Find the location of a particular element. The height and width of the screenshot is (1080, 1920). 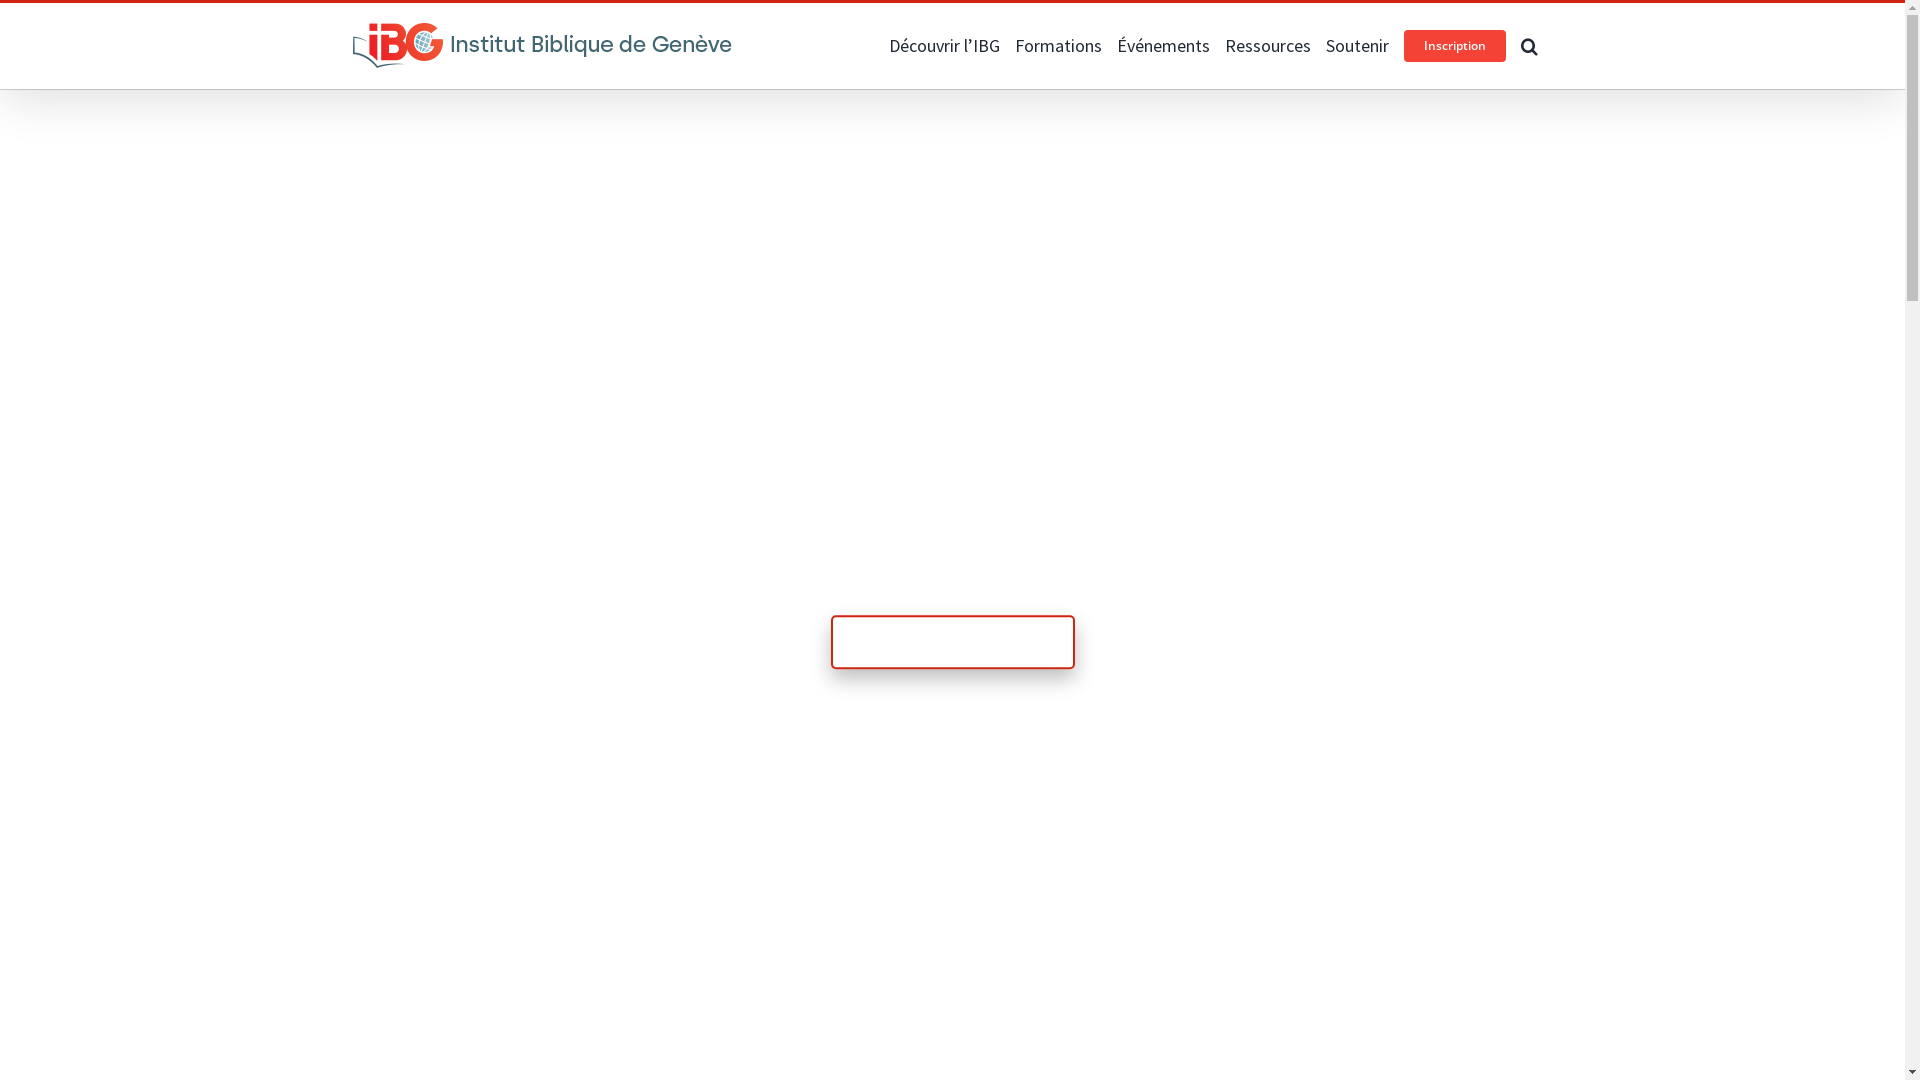

'Email' is located at coordinates (422, 22).